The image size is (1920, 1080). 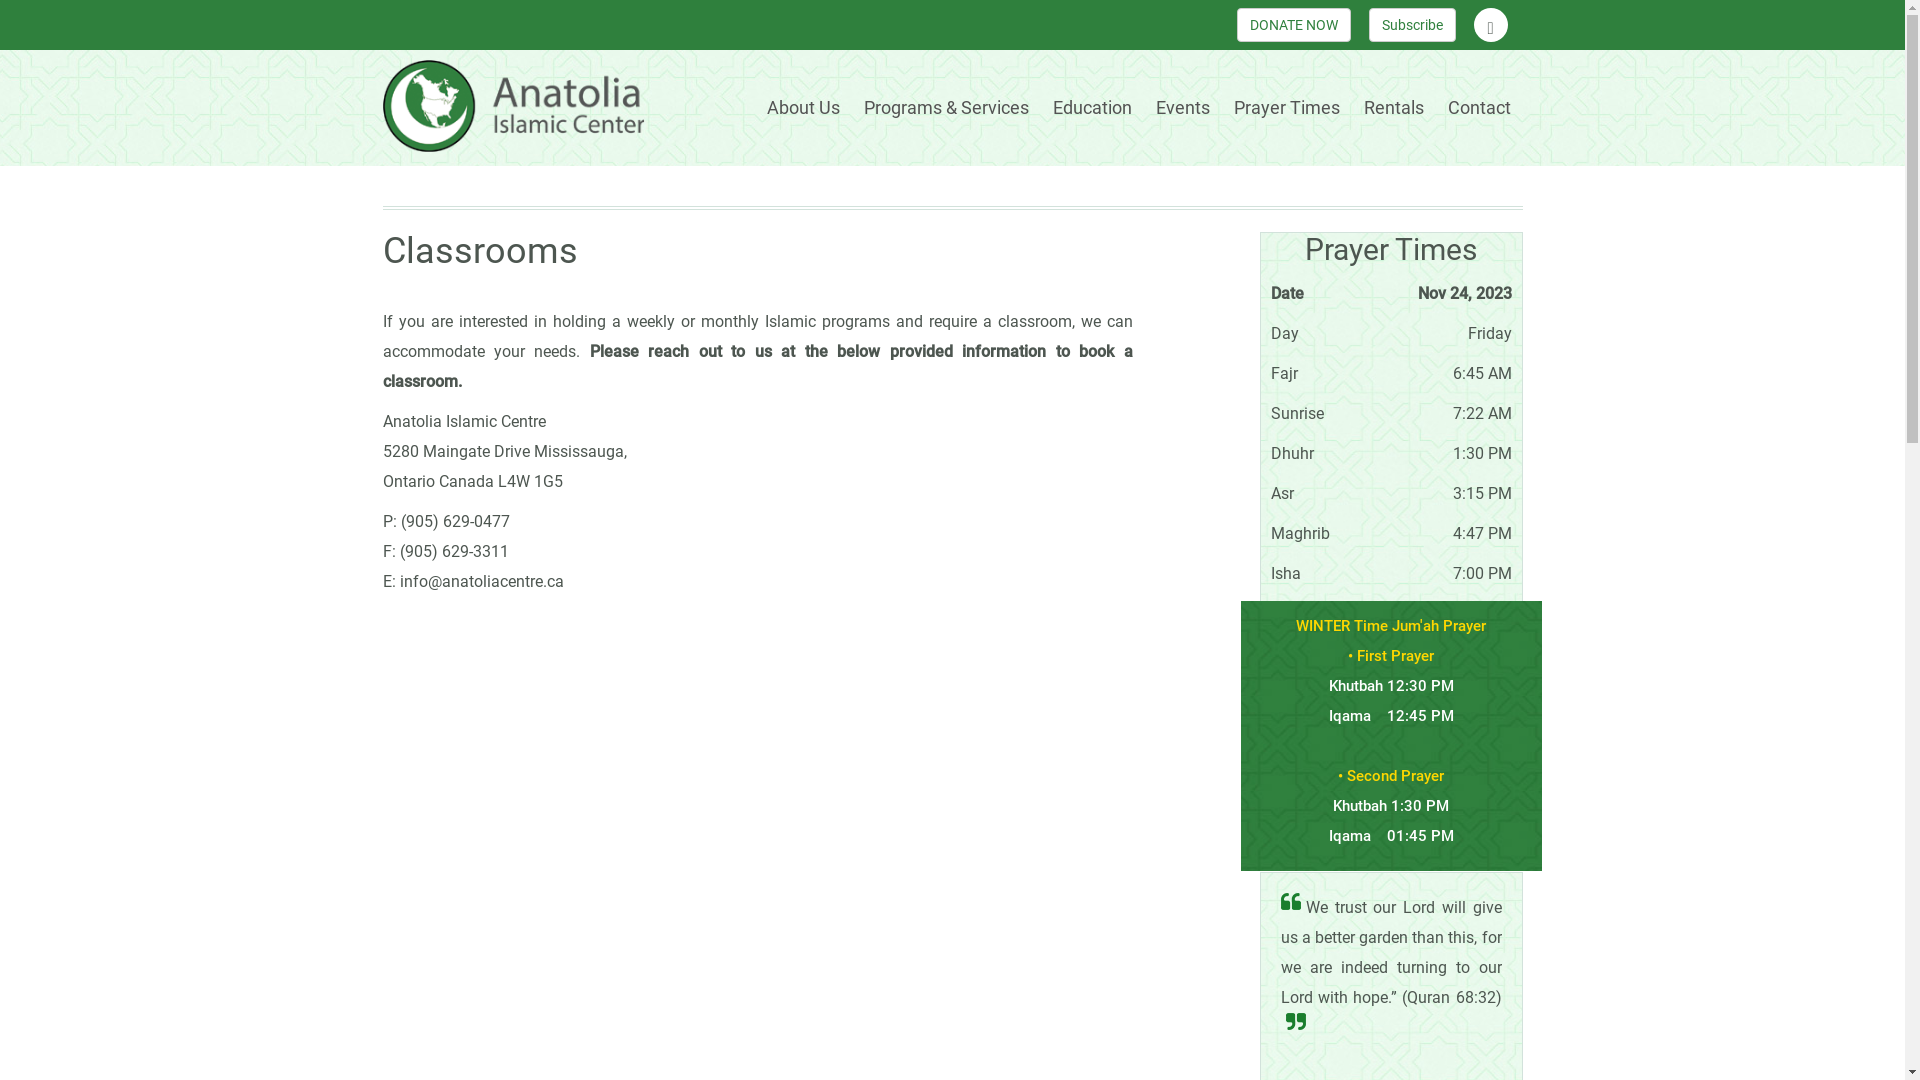 I want to click on 'DONATE NOW', so click(x=1235, y=24).